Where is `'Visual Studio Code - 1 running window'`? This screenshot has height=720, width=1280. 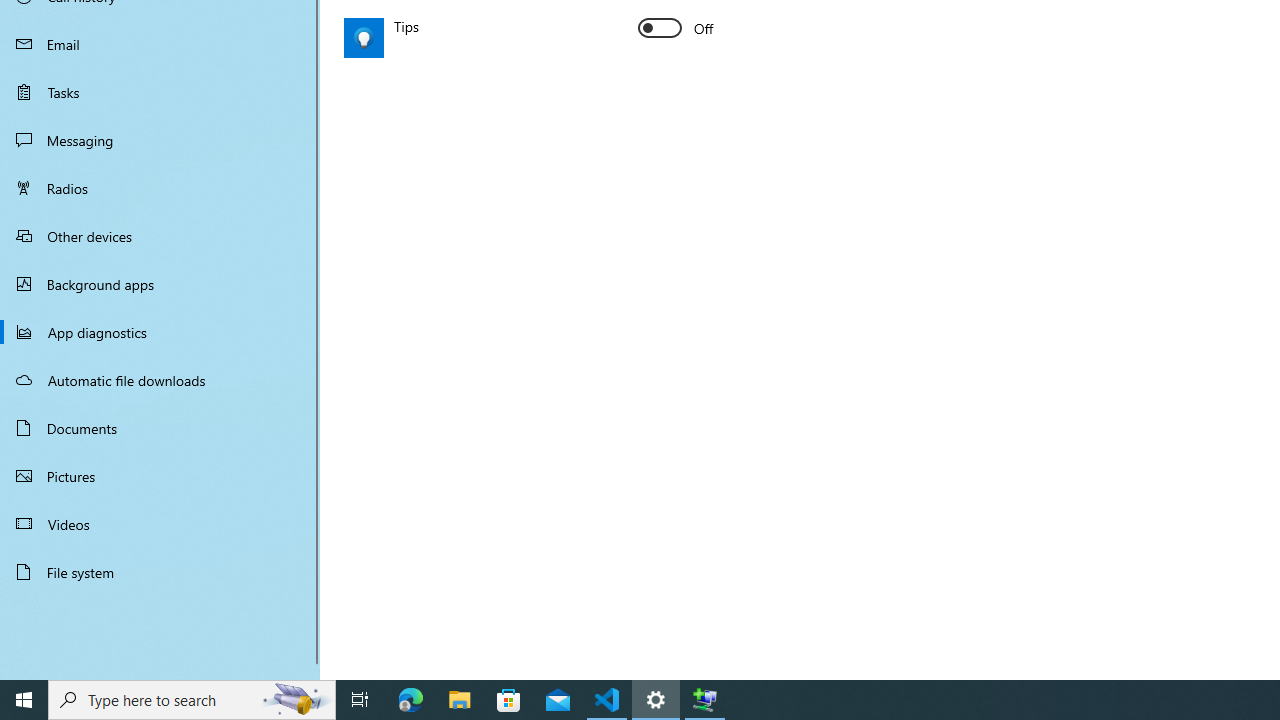
'Visual Studio Code - 1 running window' is located at coordinates (606, 698).